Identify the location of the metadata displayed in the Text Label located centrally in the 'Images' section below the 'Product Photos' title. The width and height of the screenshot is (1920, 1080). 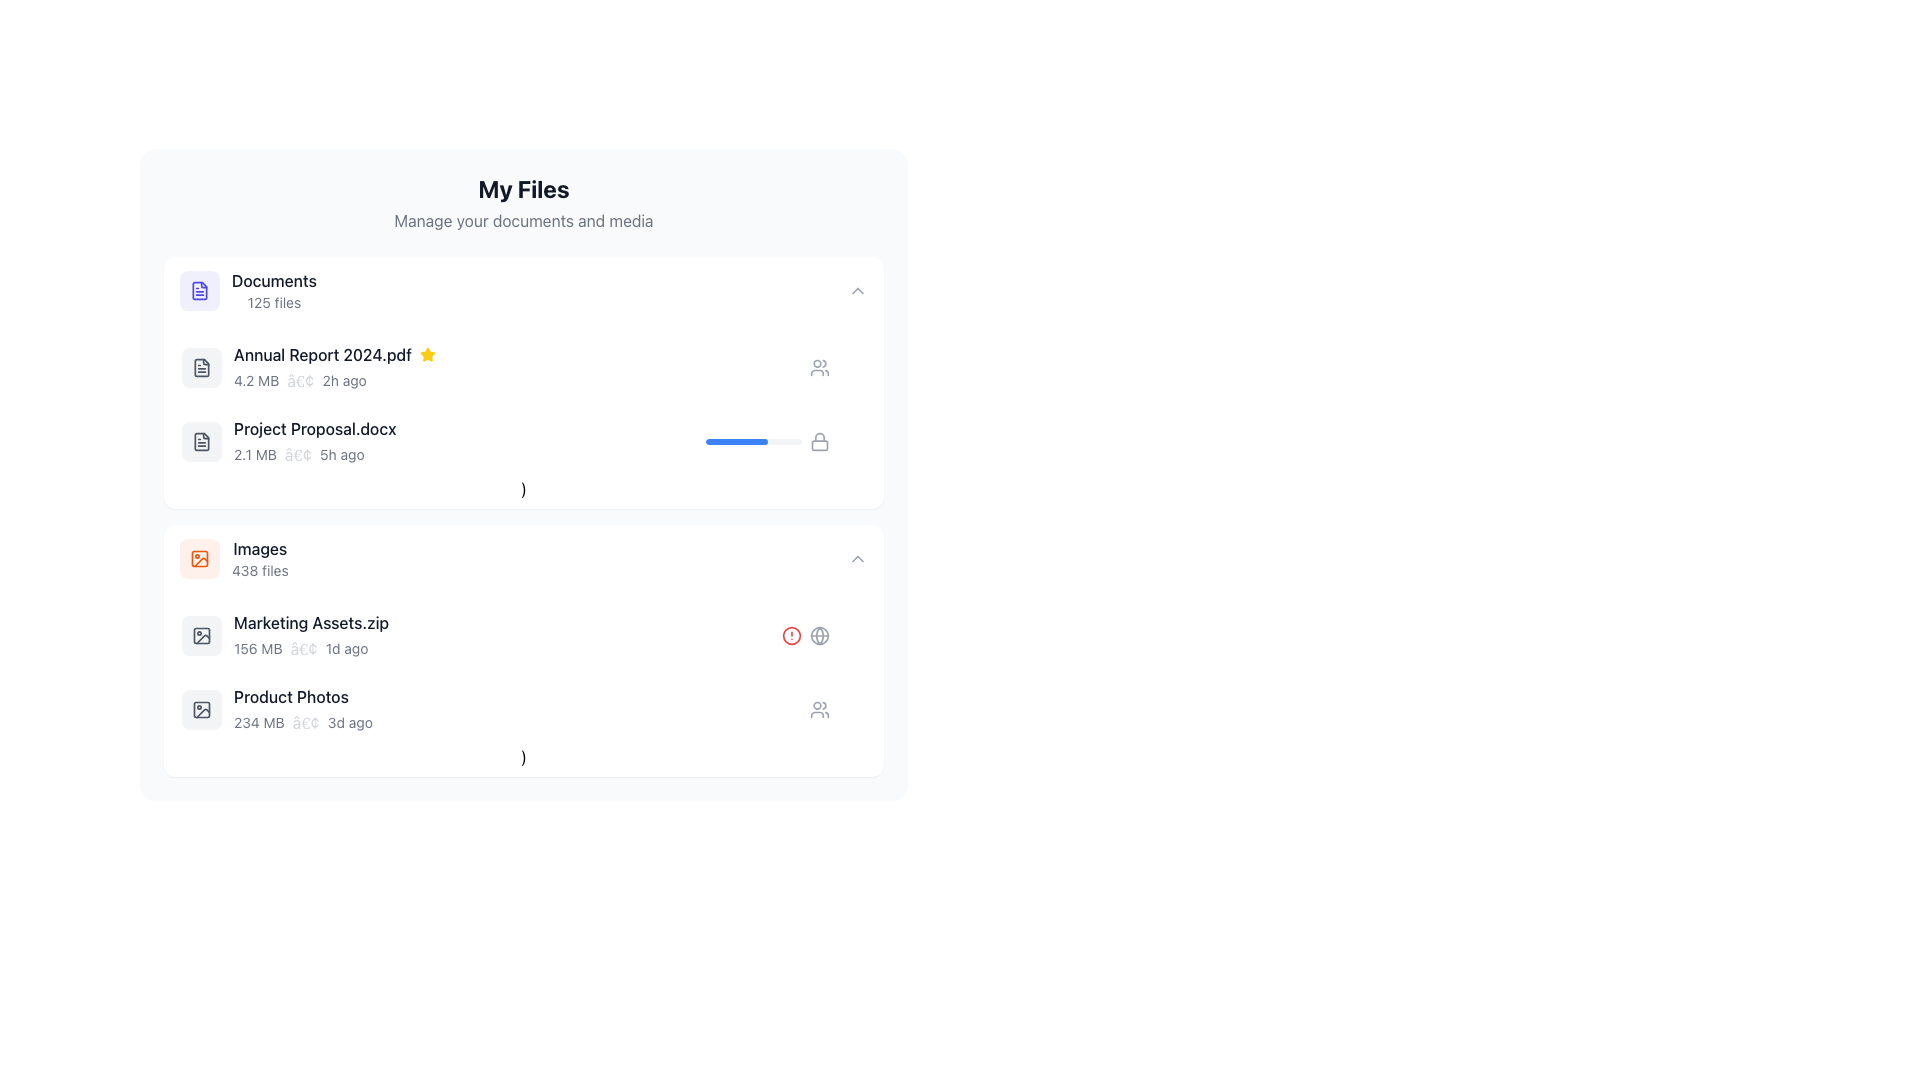
(522, 722).